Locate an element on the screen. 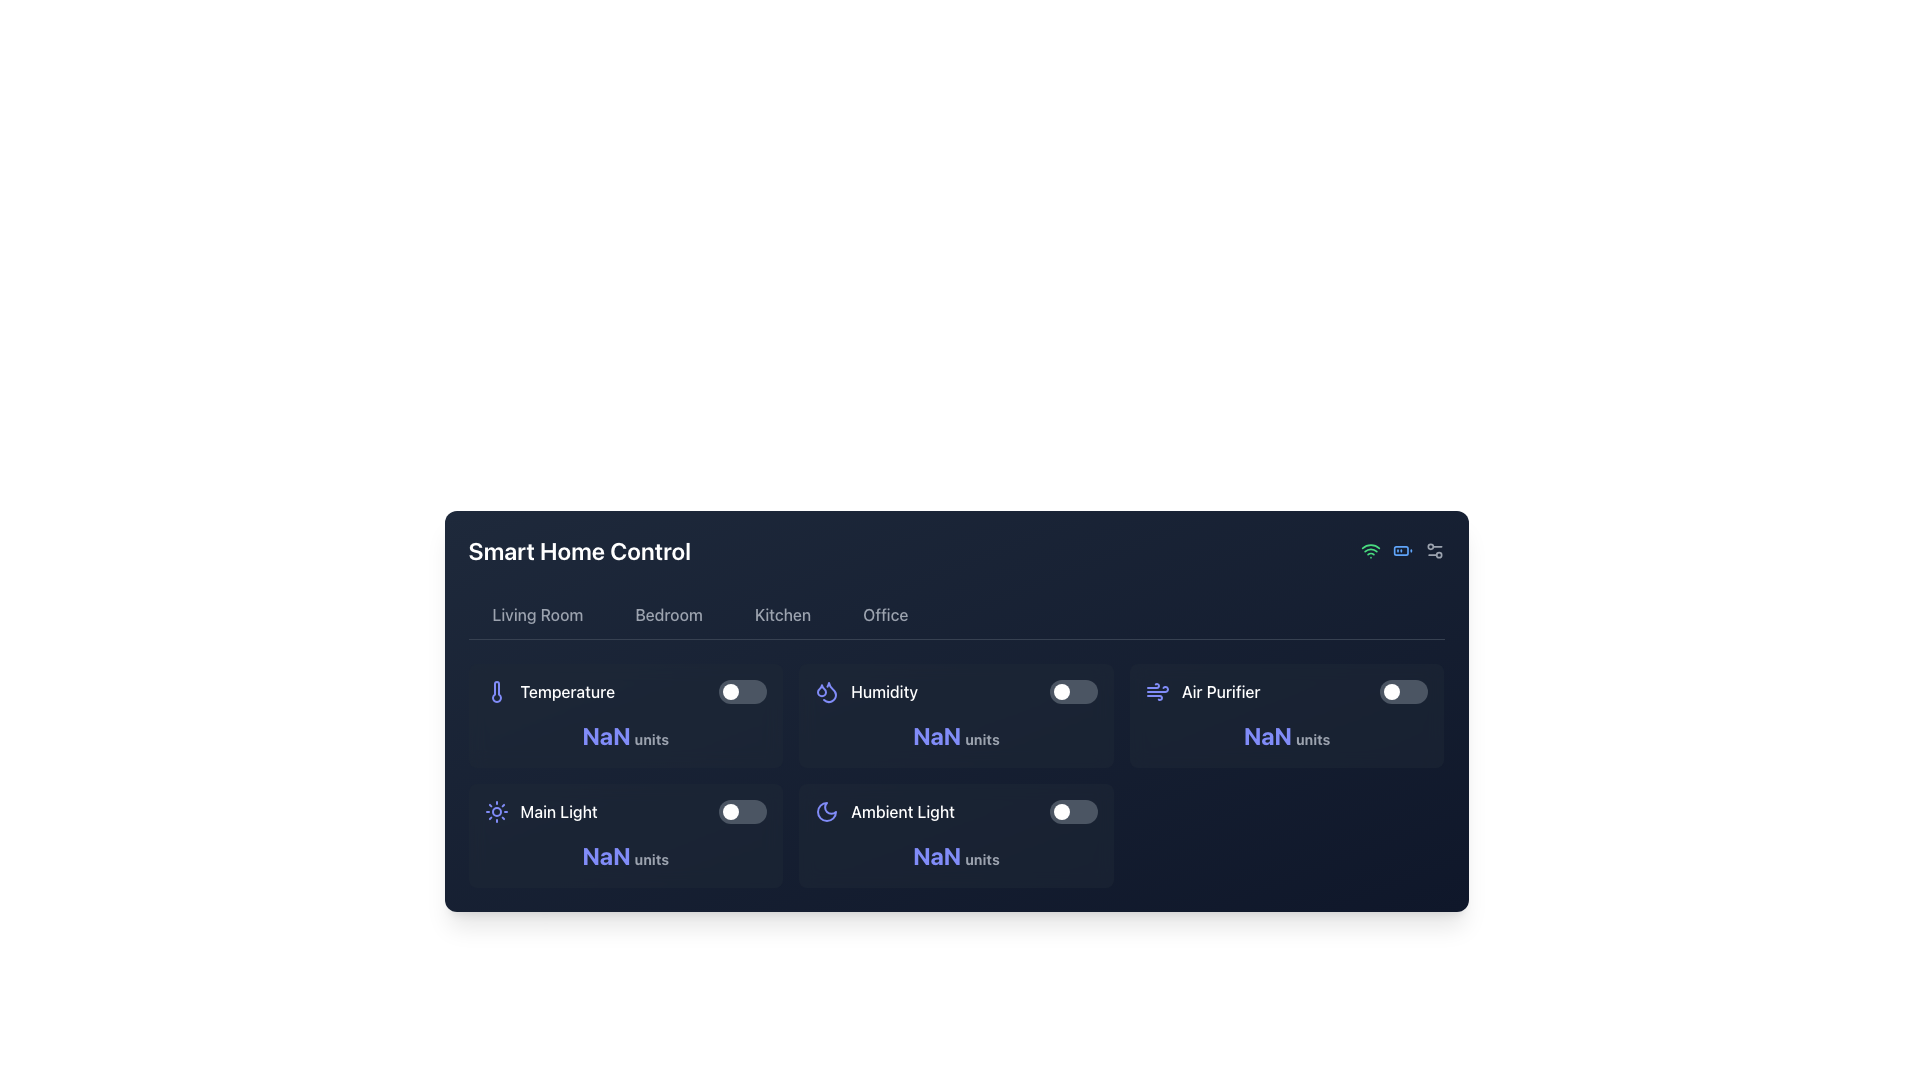  the thermometer icon located to the left of the 'Temperature' label in the top-left segment of the interface, which serves a decorative purpose is located at coordinates (496, 690).